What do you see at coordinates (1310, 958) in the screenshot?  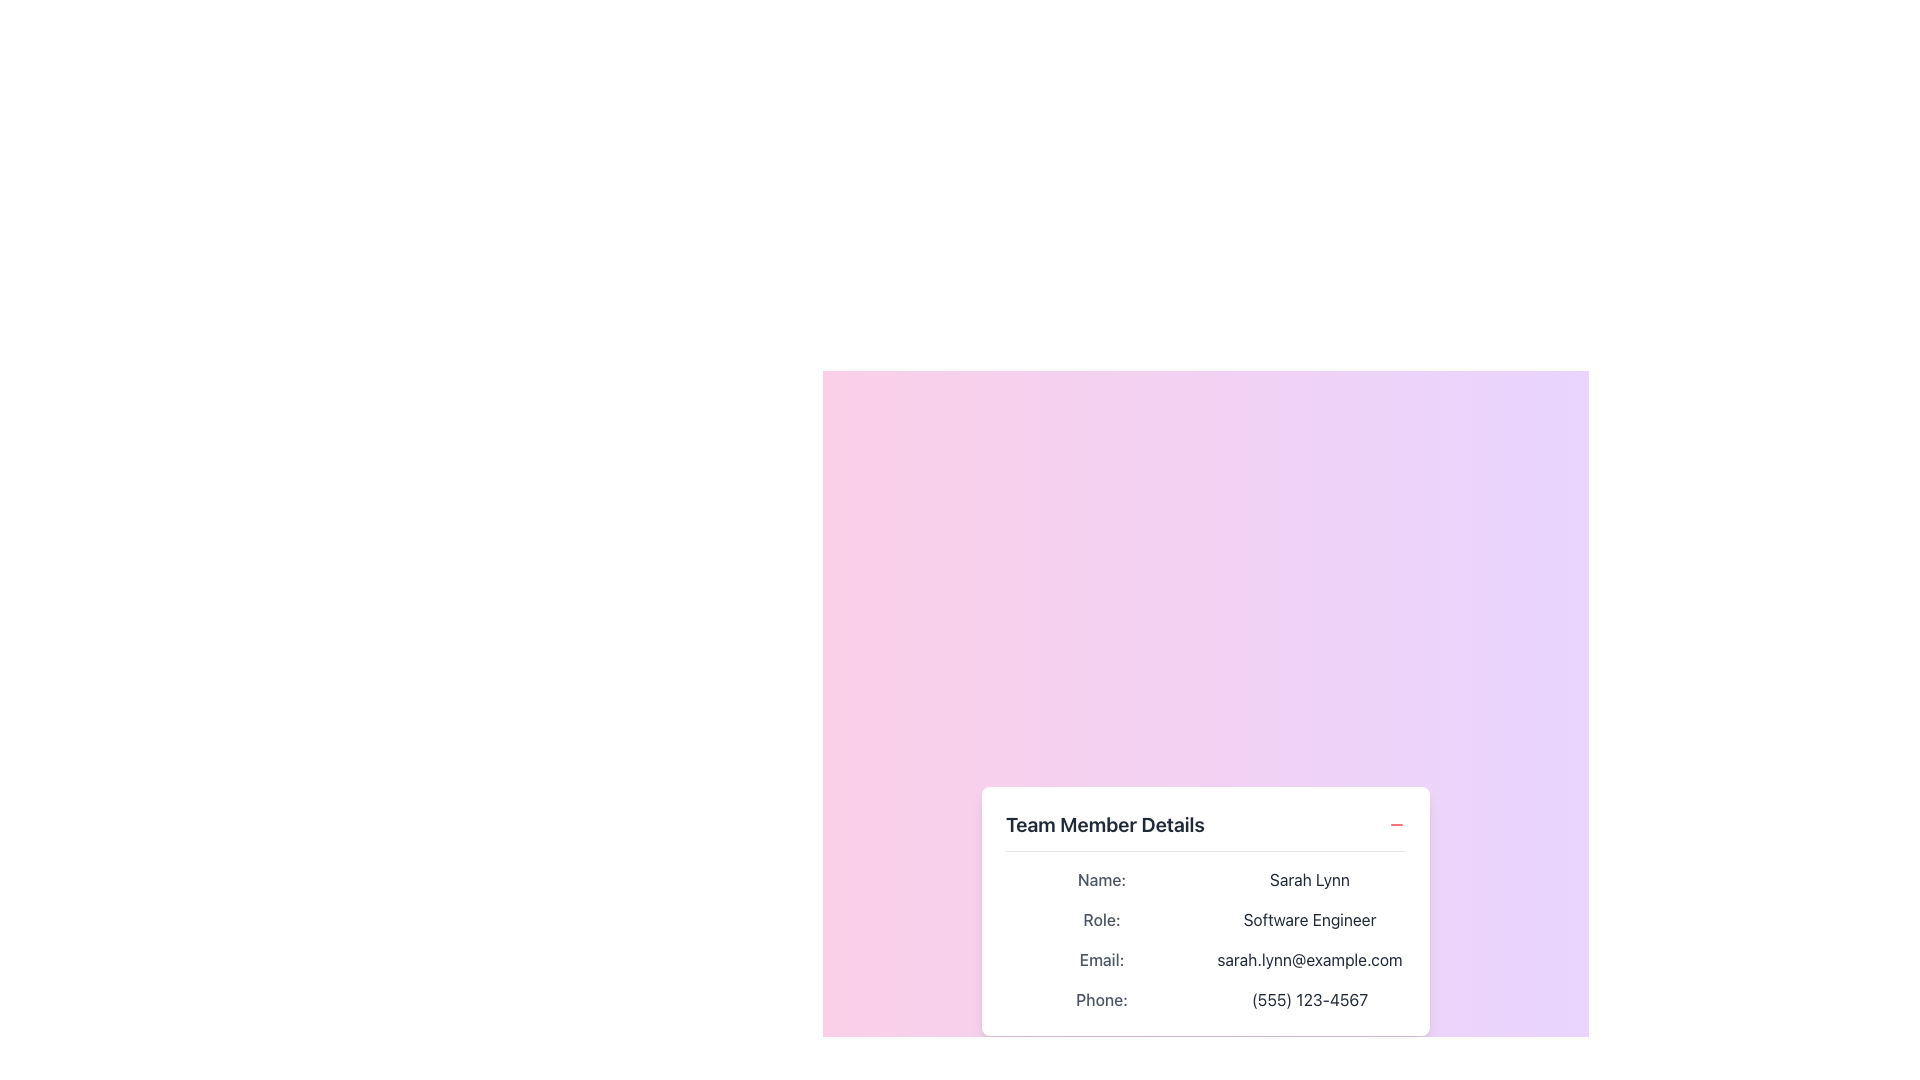 I see `the text display showing the email address of Sarah Lynn, located below the 'Email:' label in the 'Team Member Details' section` at bounding box center [1310, 958].